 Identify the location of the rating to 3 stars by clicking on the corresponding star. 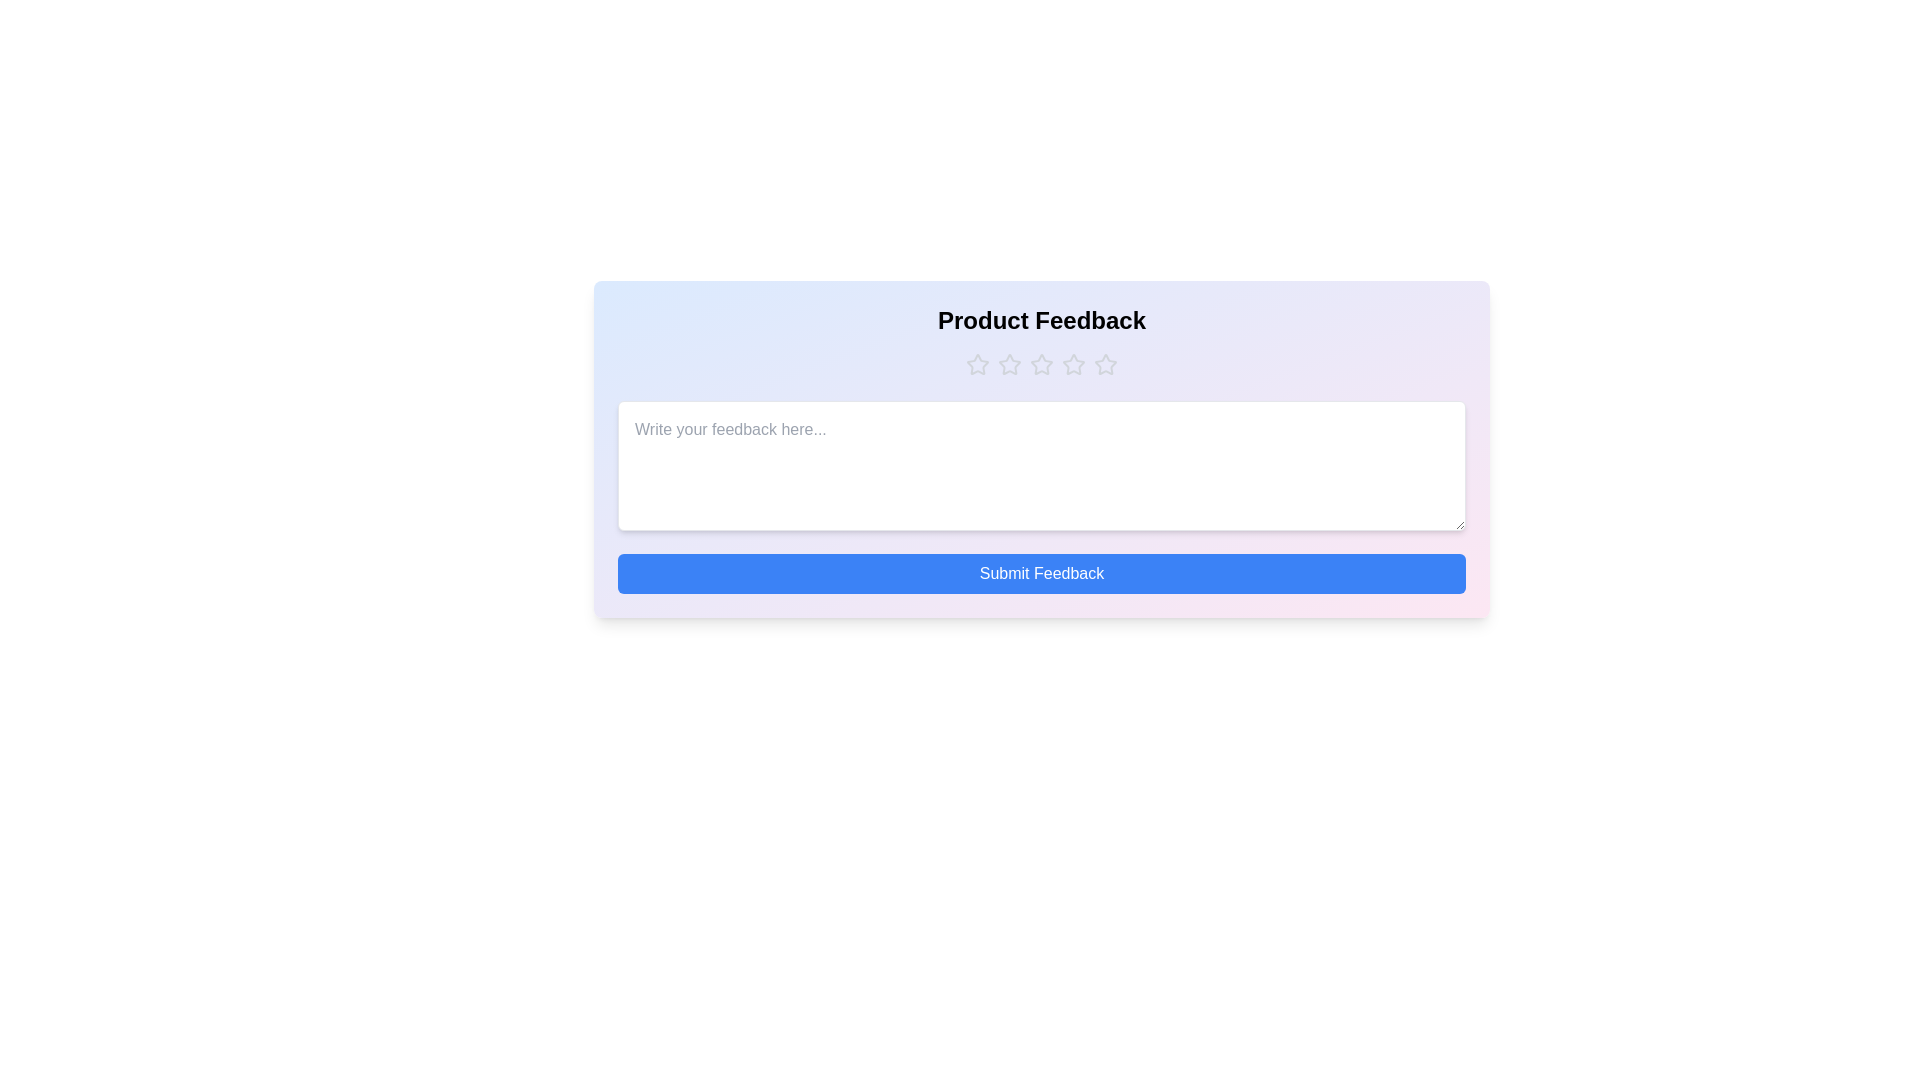
(1040, 365).